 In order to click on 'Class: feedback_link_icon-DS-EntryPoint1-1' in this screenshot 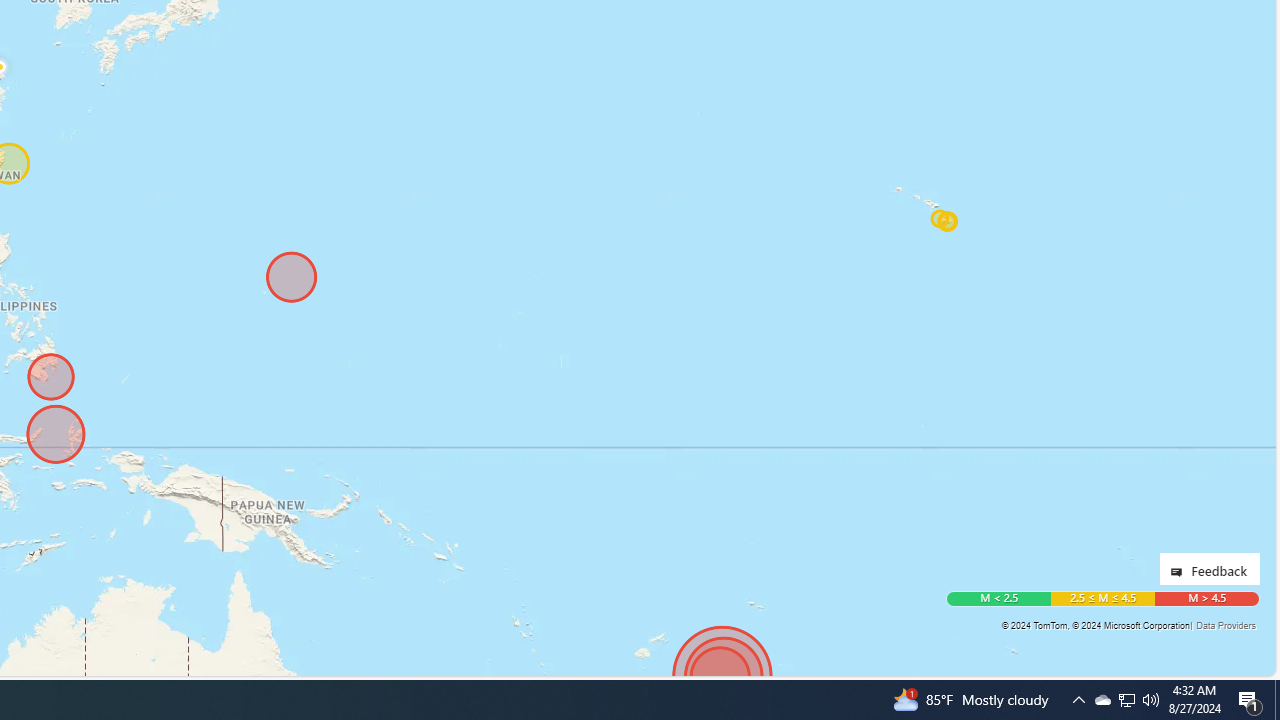, I will do `click(1180, 572)`.